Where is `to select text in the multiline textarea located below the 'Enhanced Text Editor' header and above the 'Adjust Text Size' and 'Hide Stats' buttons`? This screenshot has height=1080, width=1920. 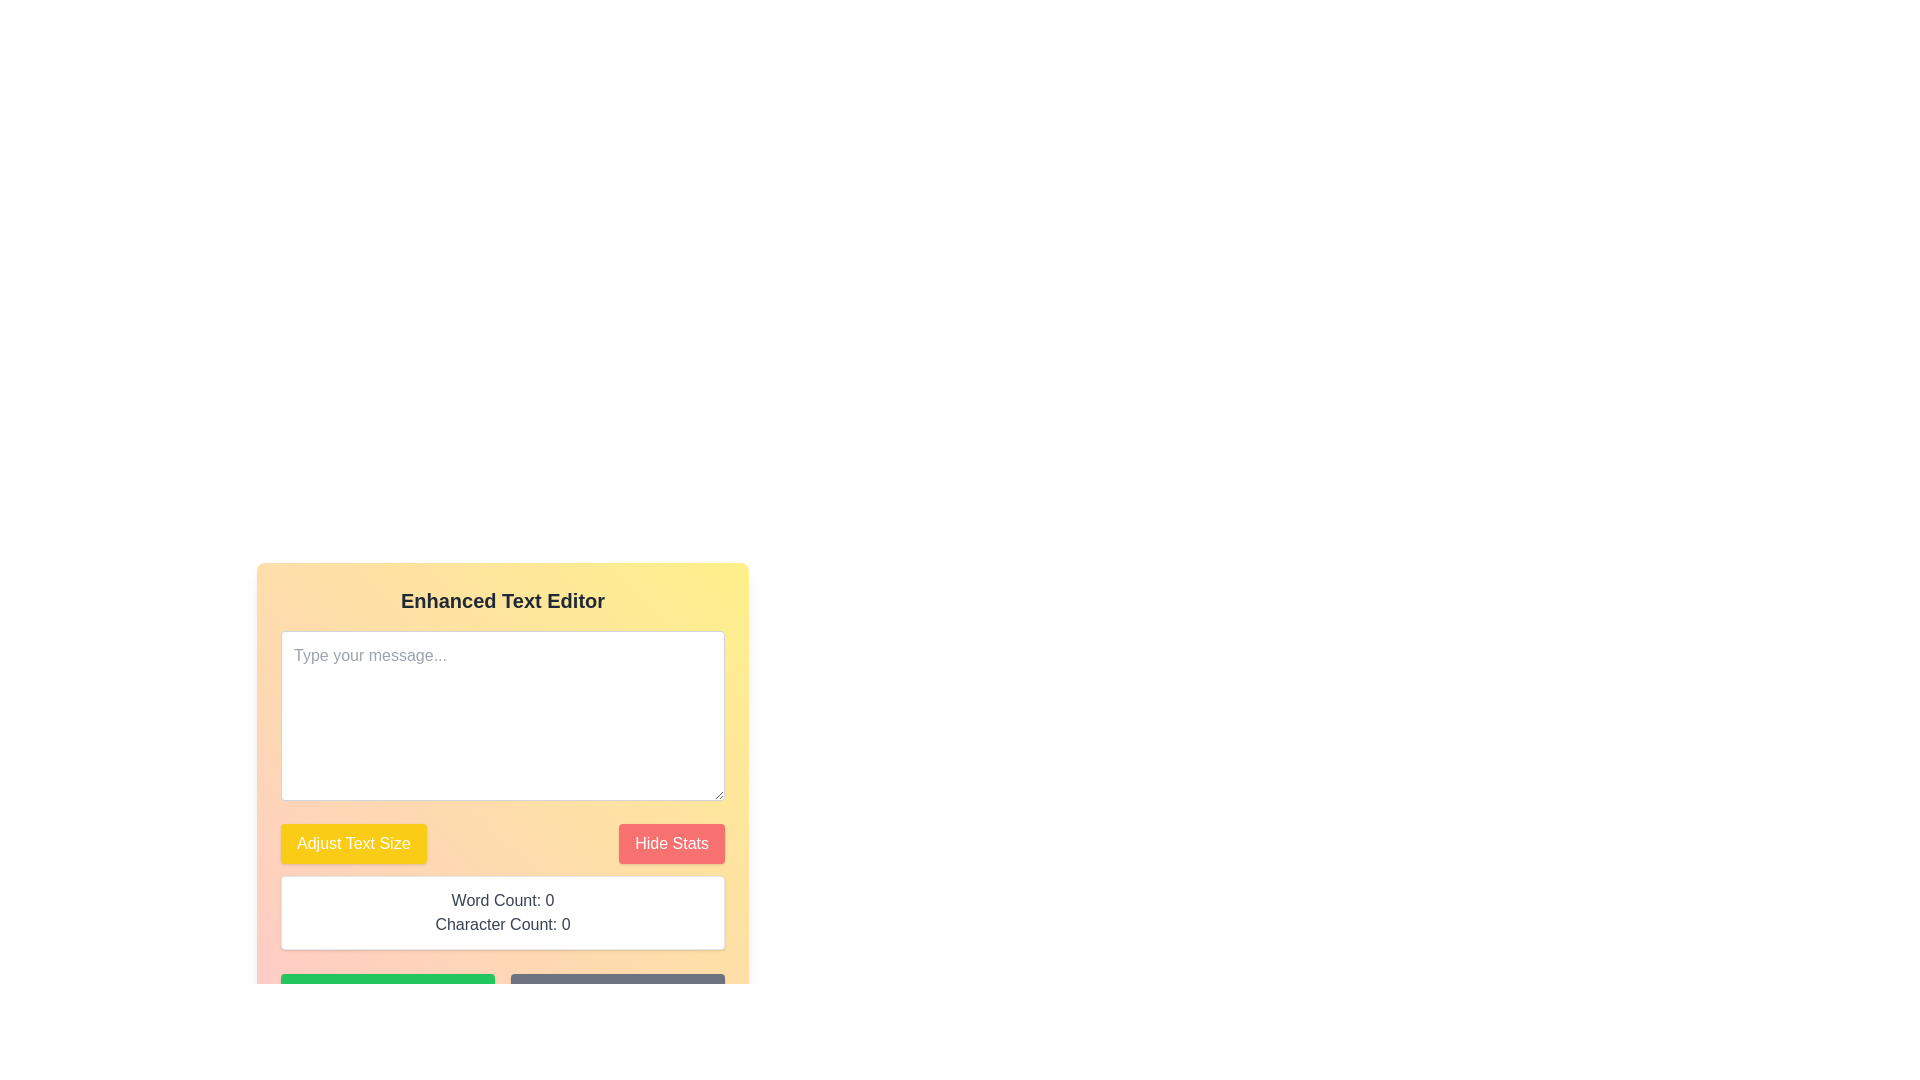
to select text in the multiline textarea located below the 'Enhanced Text Editor' header and above the 'Adjust Text Size' and 'Hide Stats' buttons is located at coordinates (503, 715).